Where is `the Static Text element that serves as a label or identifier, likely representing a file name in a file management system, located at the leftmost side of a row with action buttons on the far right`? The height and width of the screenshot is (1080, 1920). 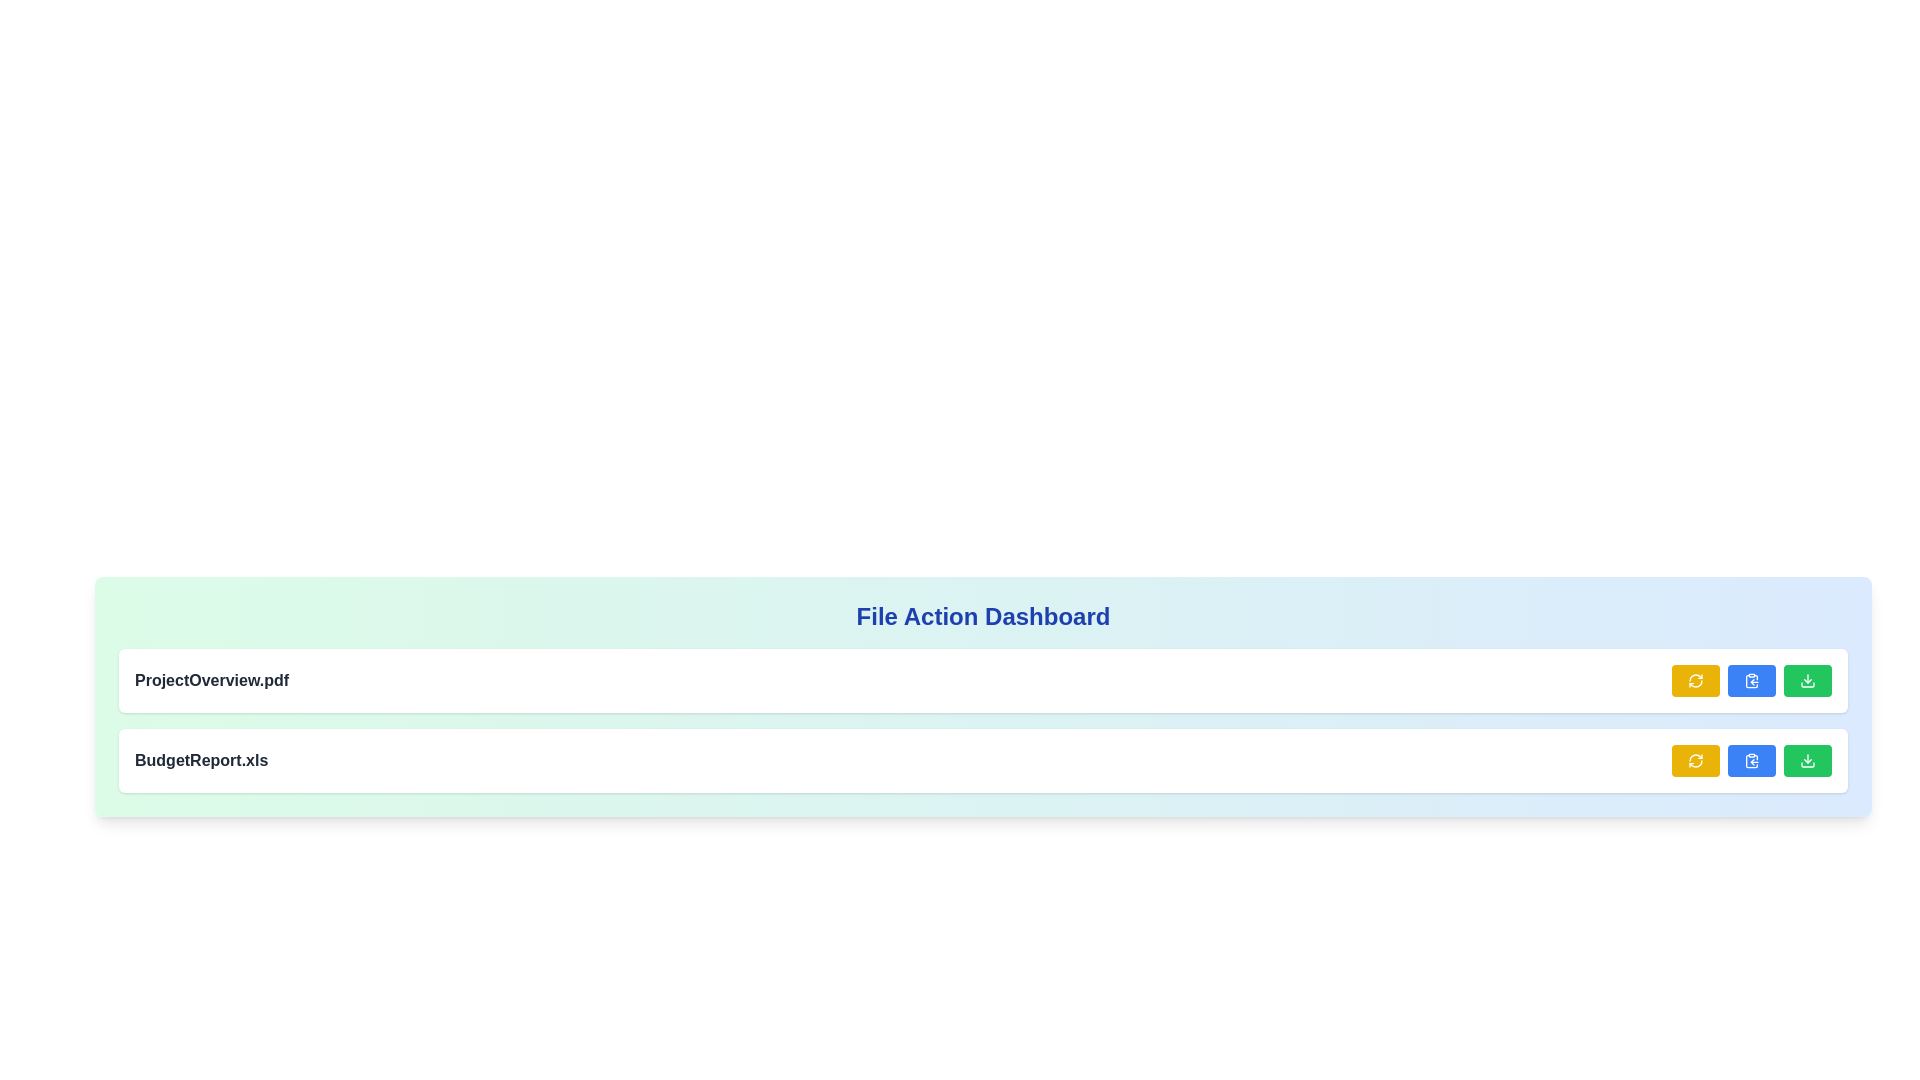
the Static Text element that serves as a label or identifier, likely representing a file name in a file management system, located at the leftmost side of a row with action buttons on the far right is located at coordinates (201, 760).